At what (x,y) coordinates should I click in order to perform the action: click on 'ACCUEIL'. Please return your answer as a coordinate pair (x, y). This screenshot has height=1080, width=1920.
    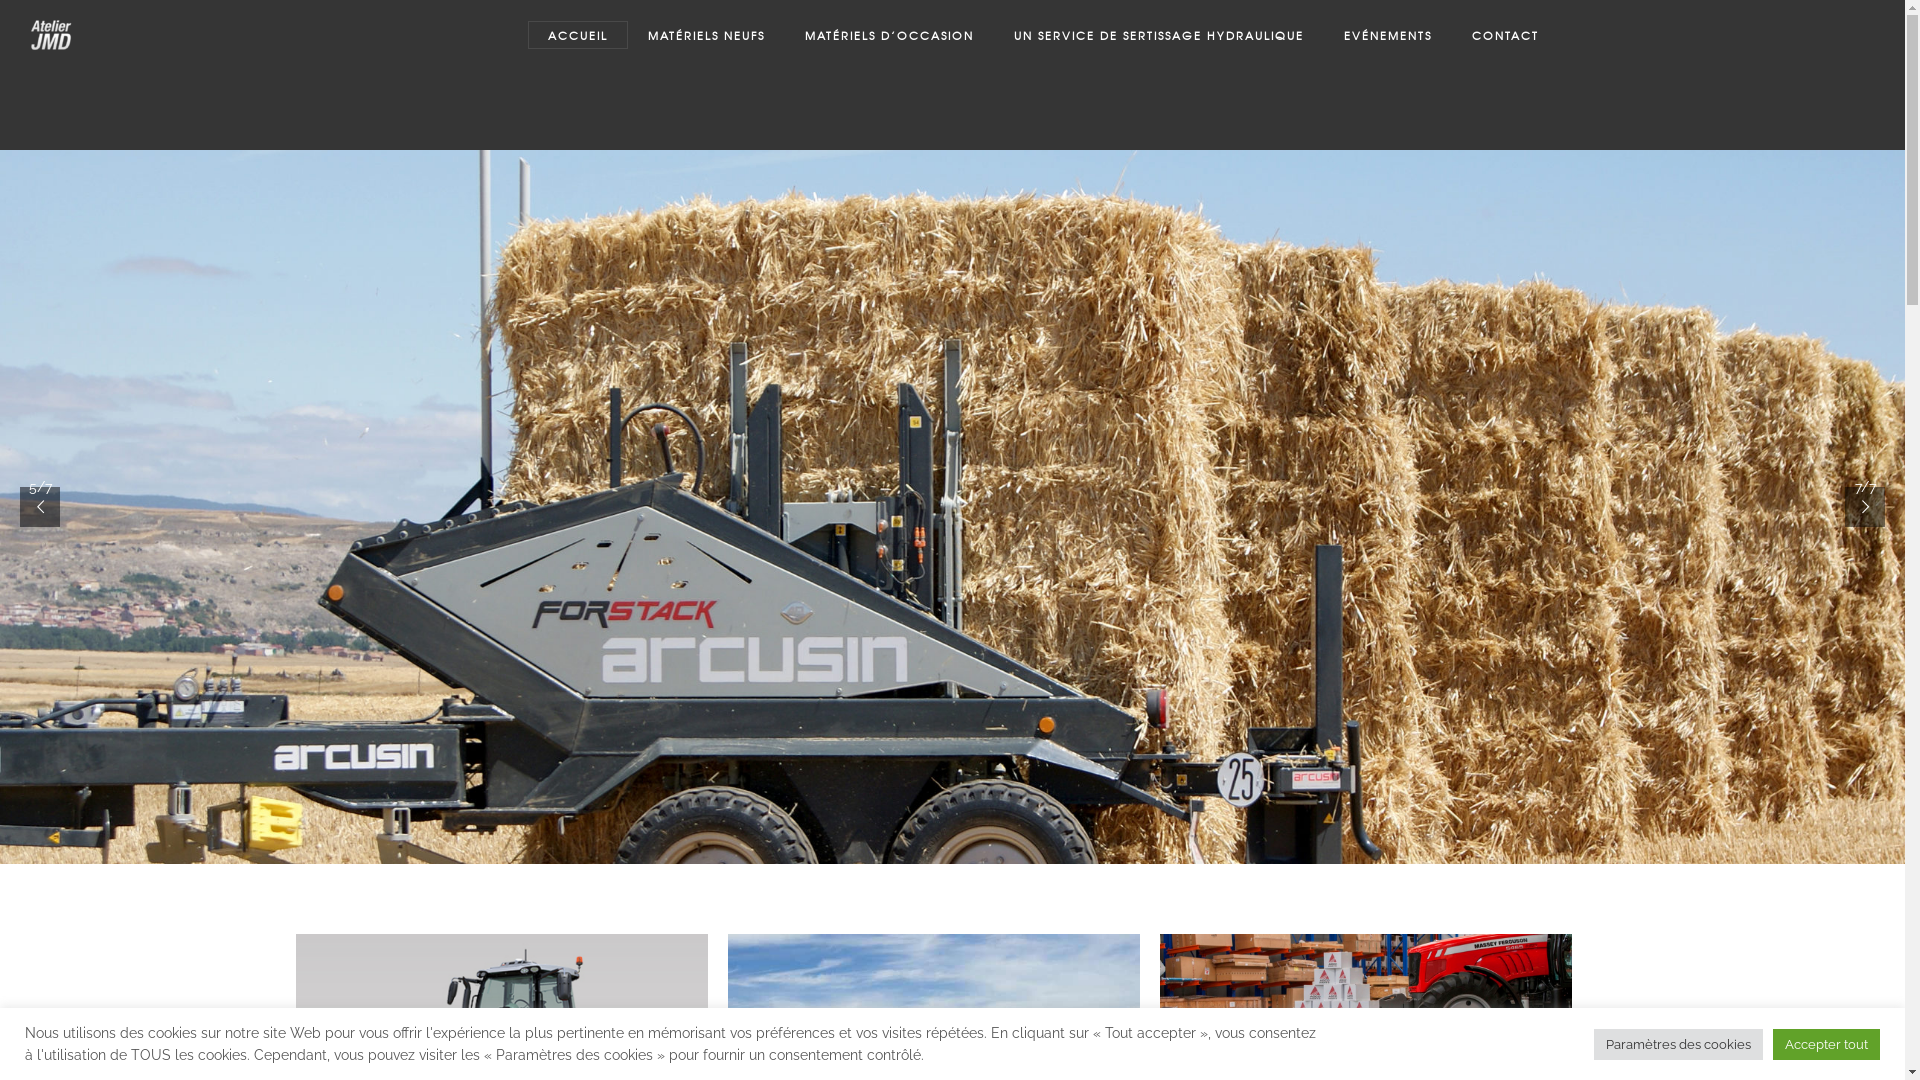
    Looking at the image, I should click on (576, 34).